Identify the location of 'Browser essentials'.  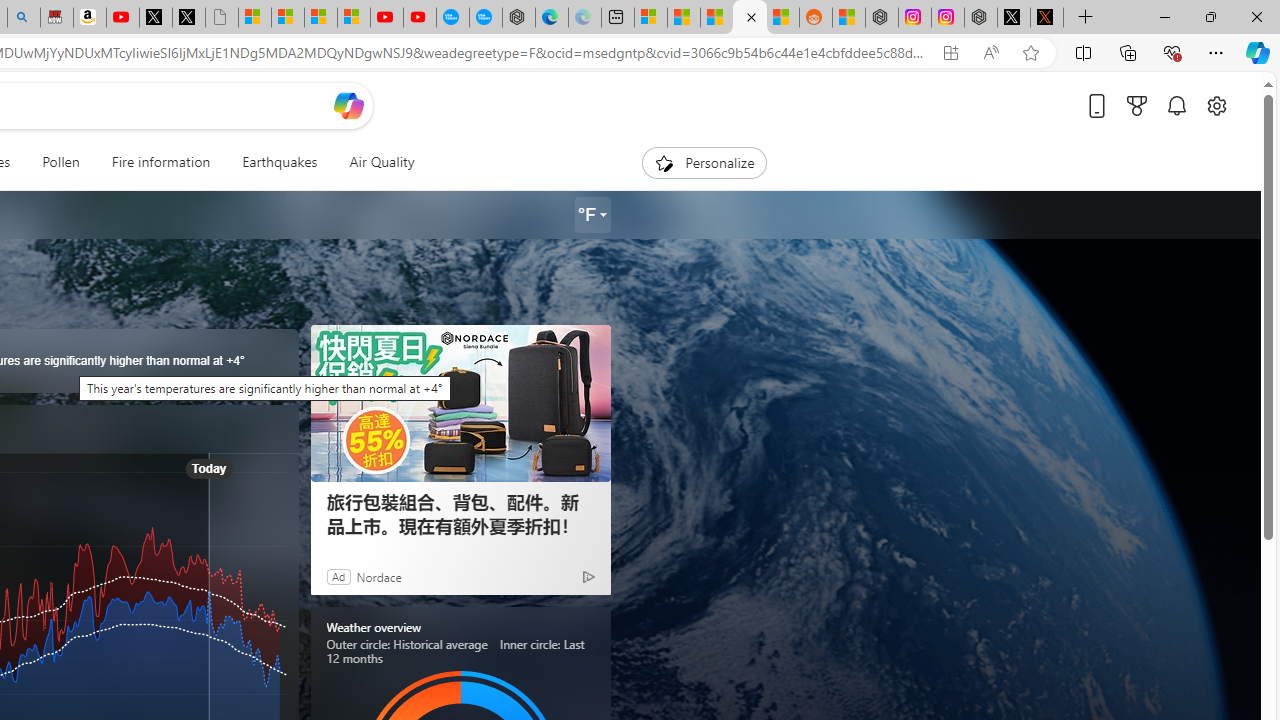
(1171, 51).